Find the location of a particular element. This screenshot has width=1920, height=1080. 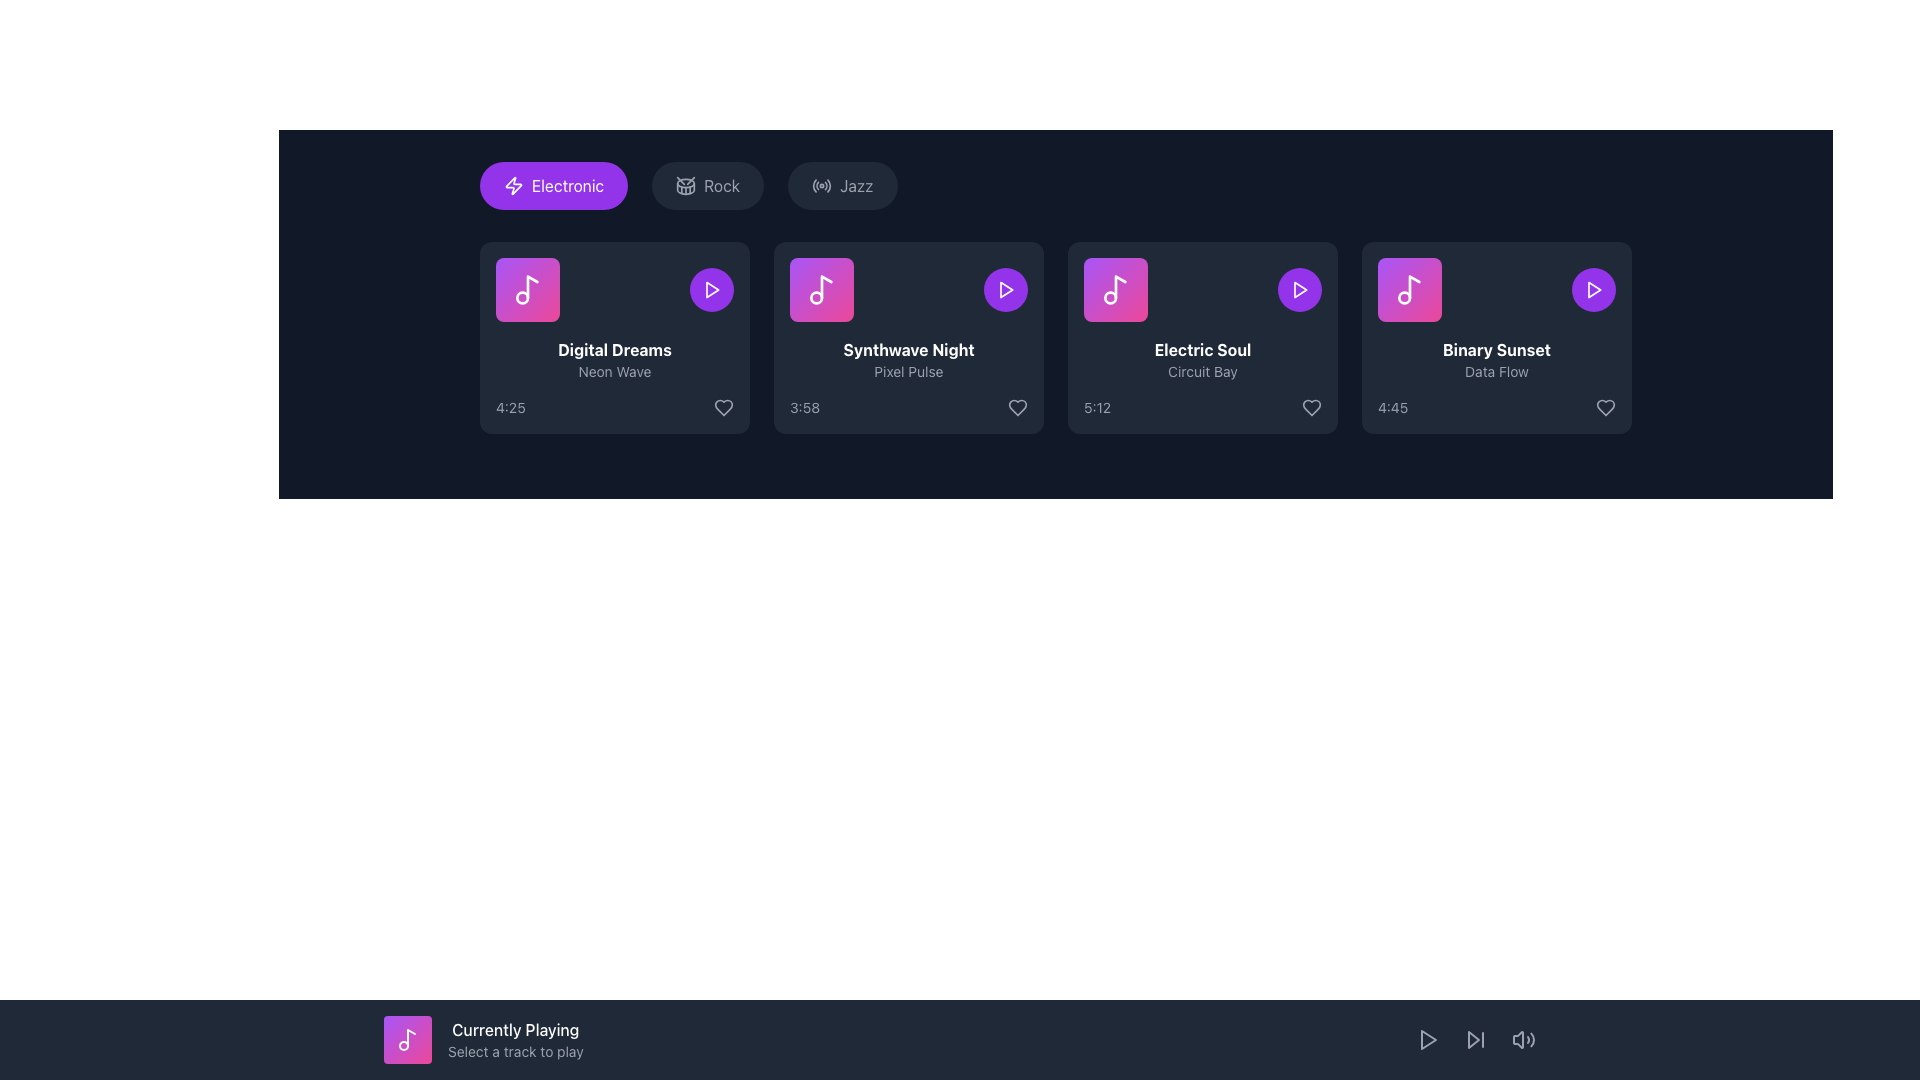

the 'like' or 'favorite' button located at the bottom-right corner of the card for the track 'Digital Dreams' by 'Neon Wave' to observe the color change is located at coordinates (723, 407).